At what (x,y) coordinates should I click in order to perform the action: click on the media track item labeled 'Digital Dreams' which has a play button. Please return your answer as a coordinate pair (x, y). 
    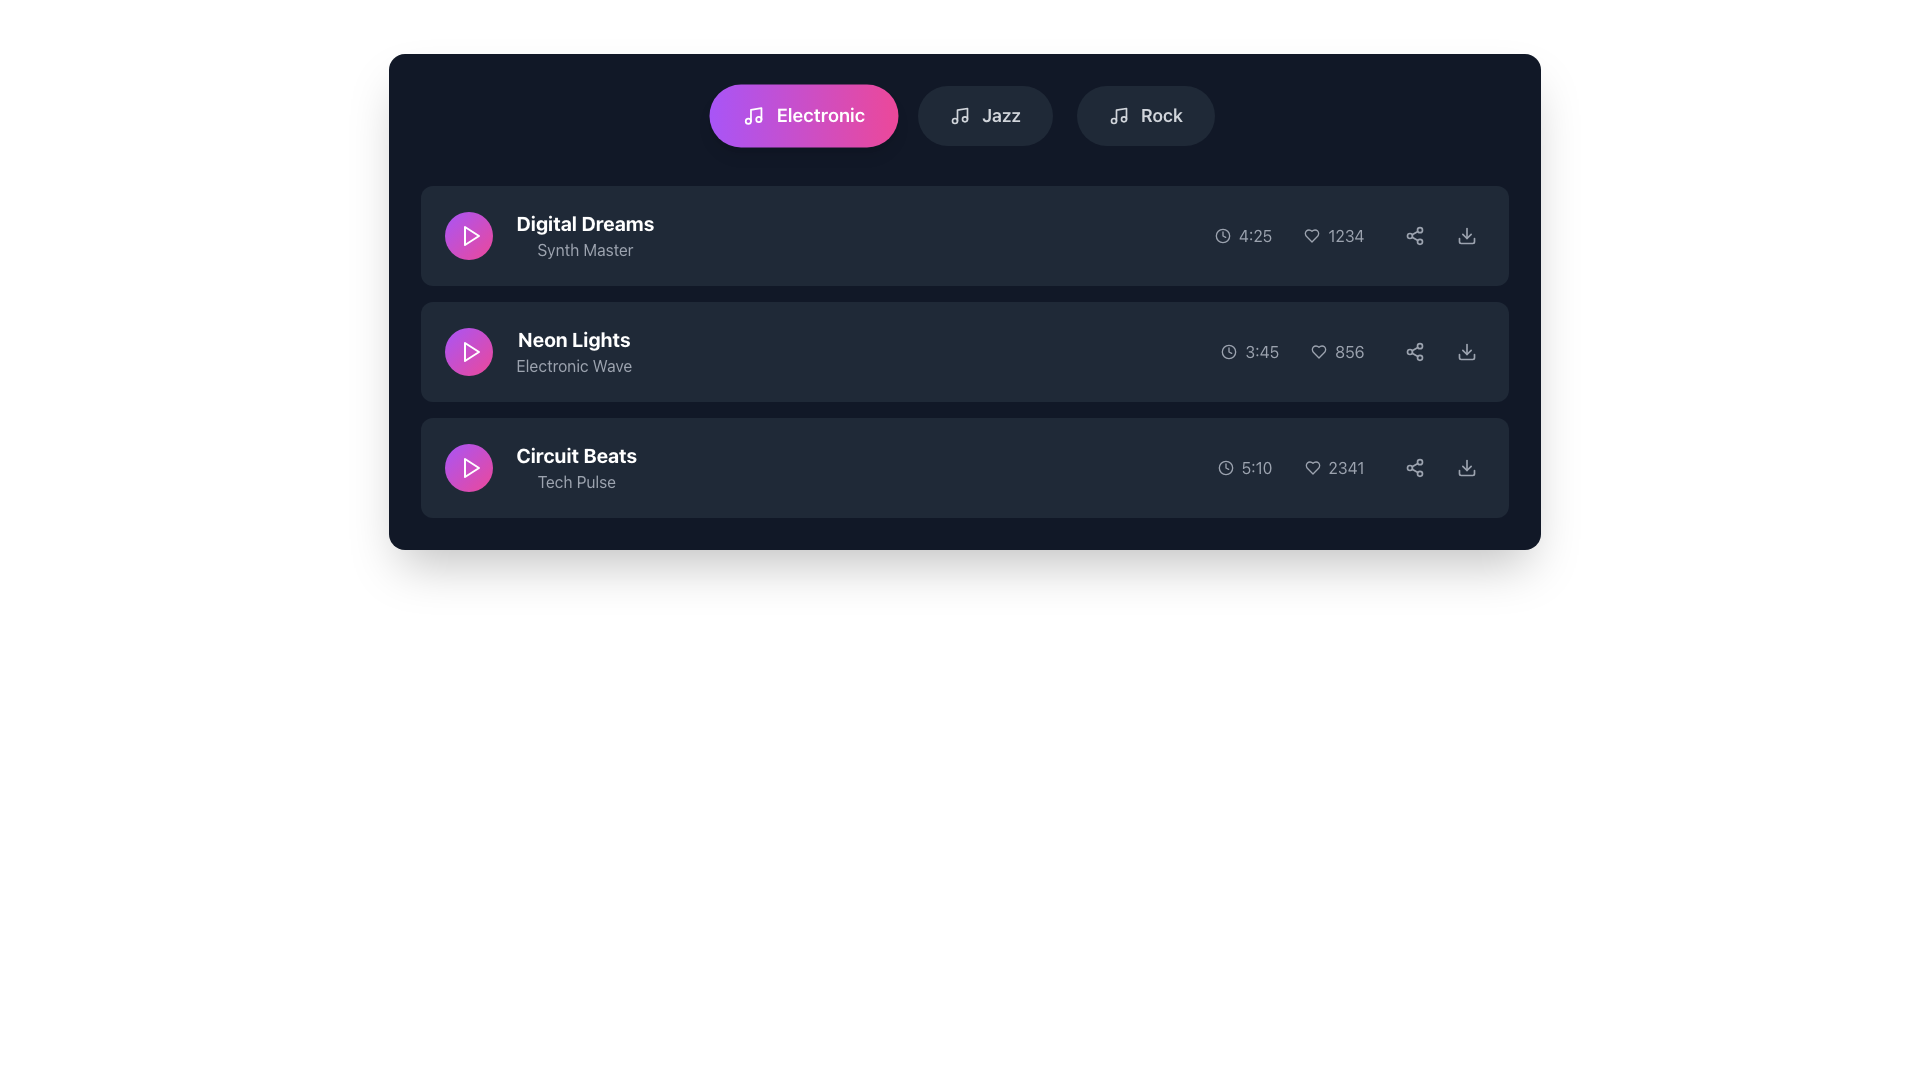
    Looking at the image, I should click on (549, 234).